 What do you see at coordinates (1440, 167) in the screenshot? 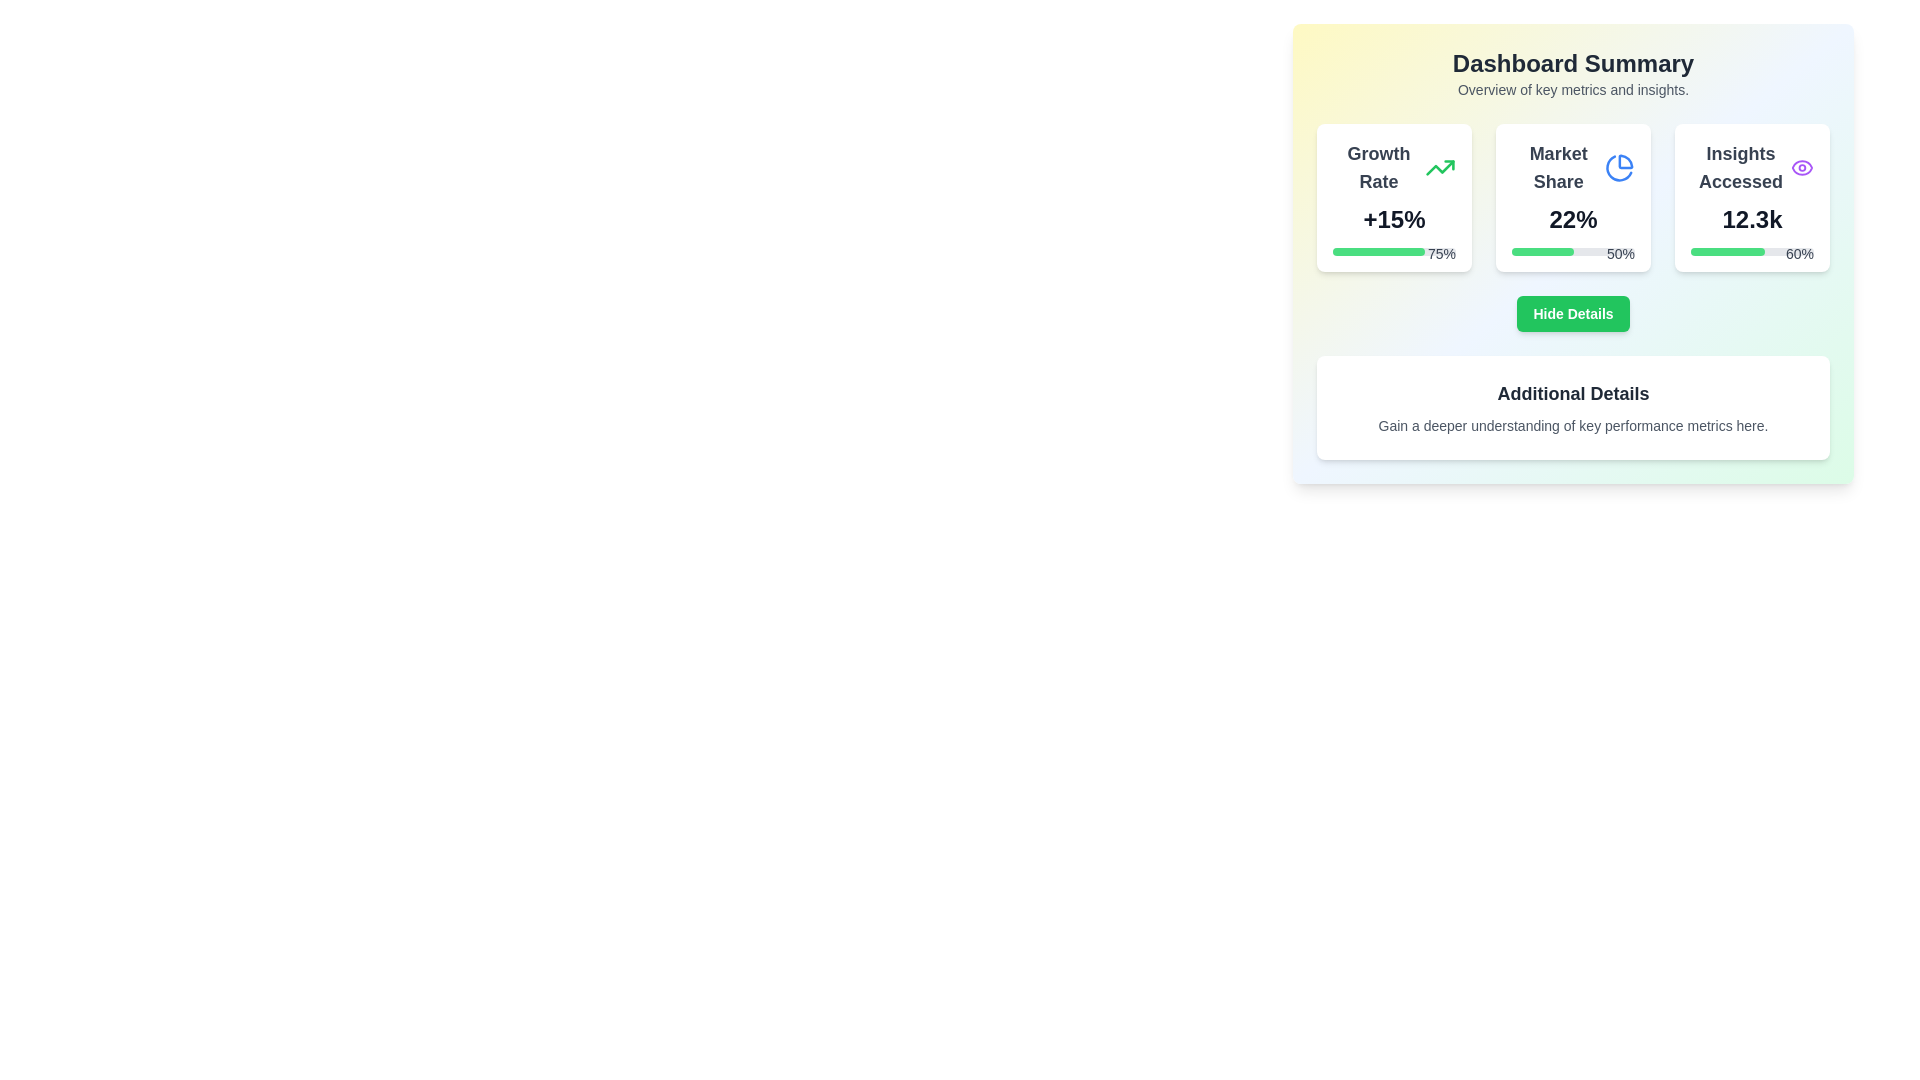
I see `the icon representing a positive growth rate located to the right of the 'Growth Rate' label in the 'Dashboard Summary' section` at bounding box center [1440, 167].